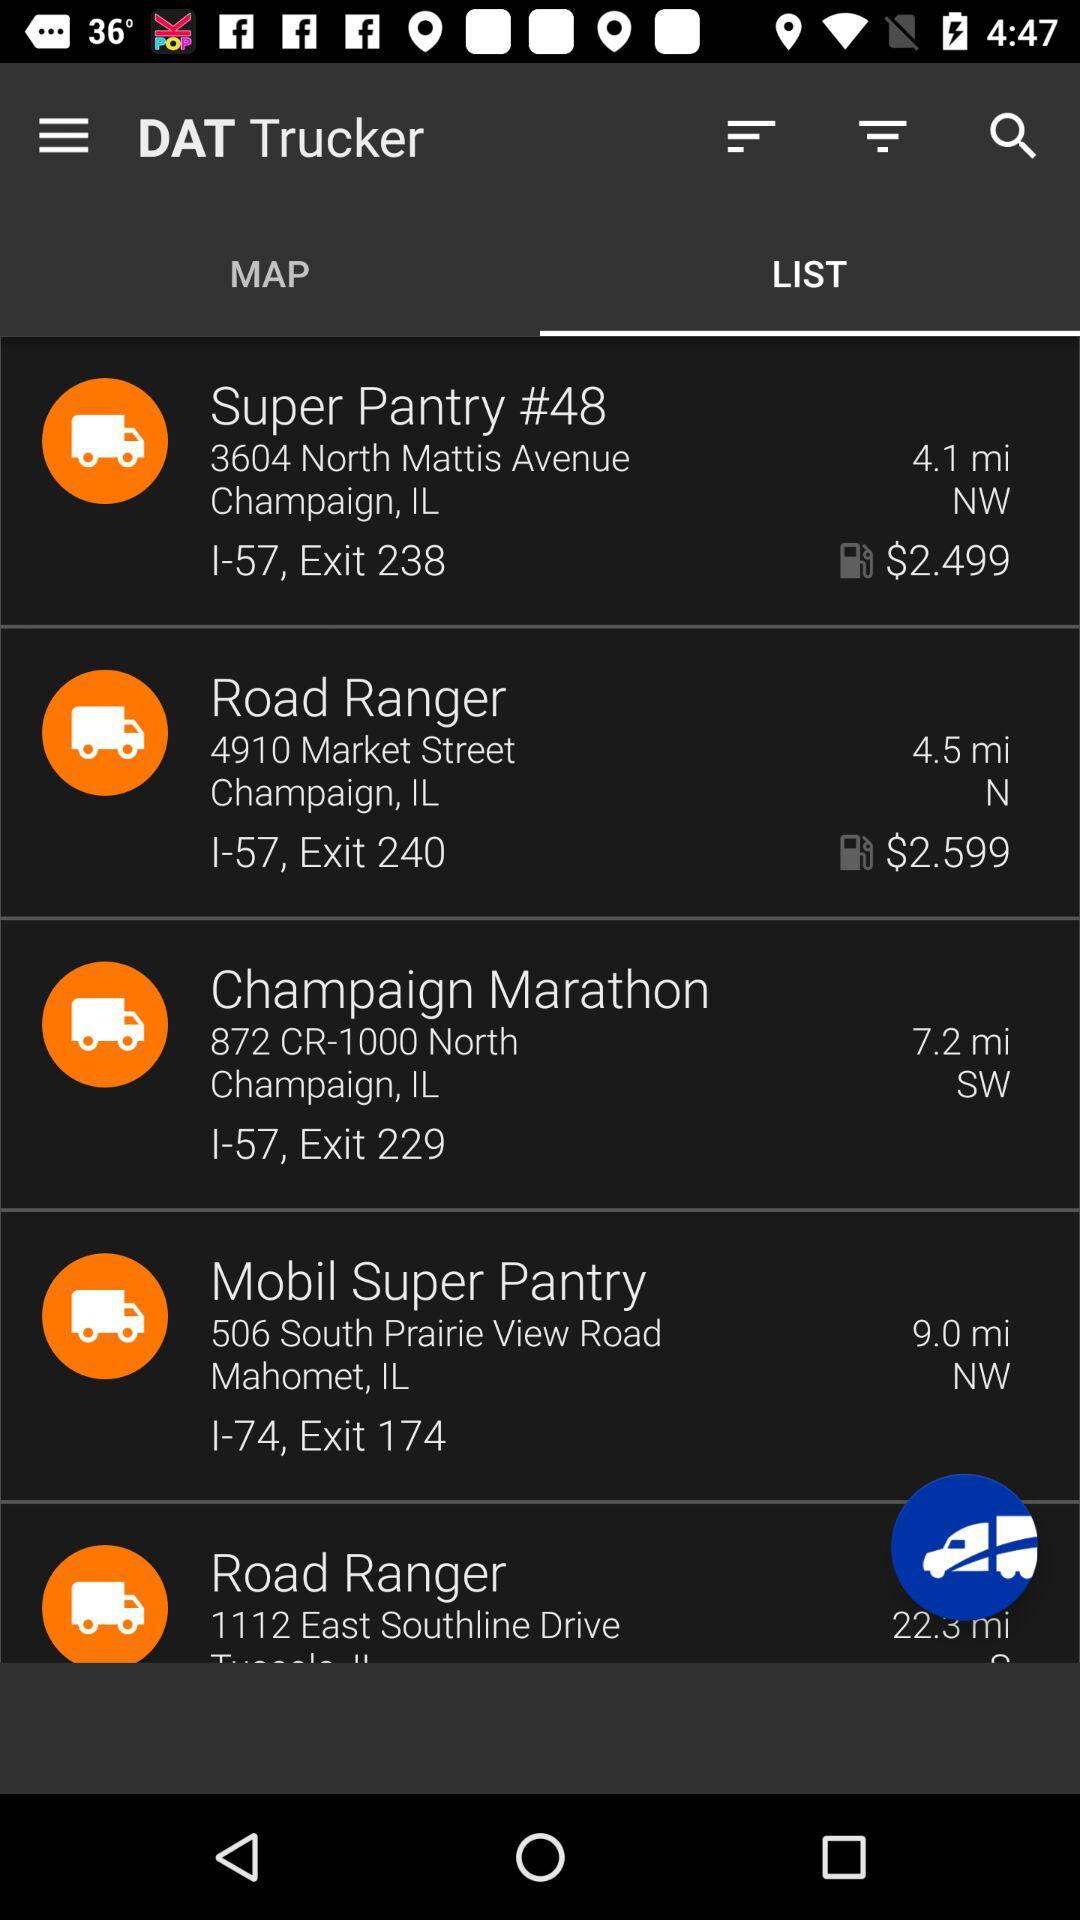  I want to click on the 4910 market street, so click(547, 749).